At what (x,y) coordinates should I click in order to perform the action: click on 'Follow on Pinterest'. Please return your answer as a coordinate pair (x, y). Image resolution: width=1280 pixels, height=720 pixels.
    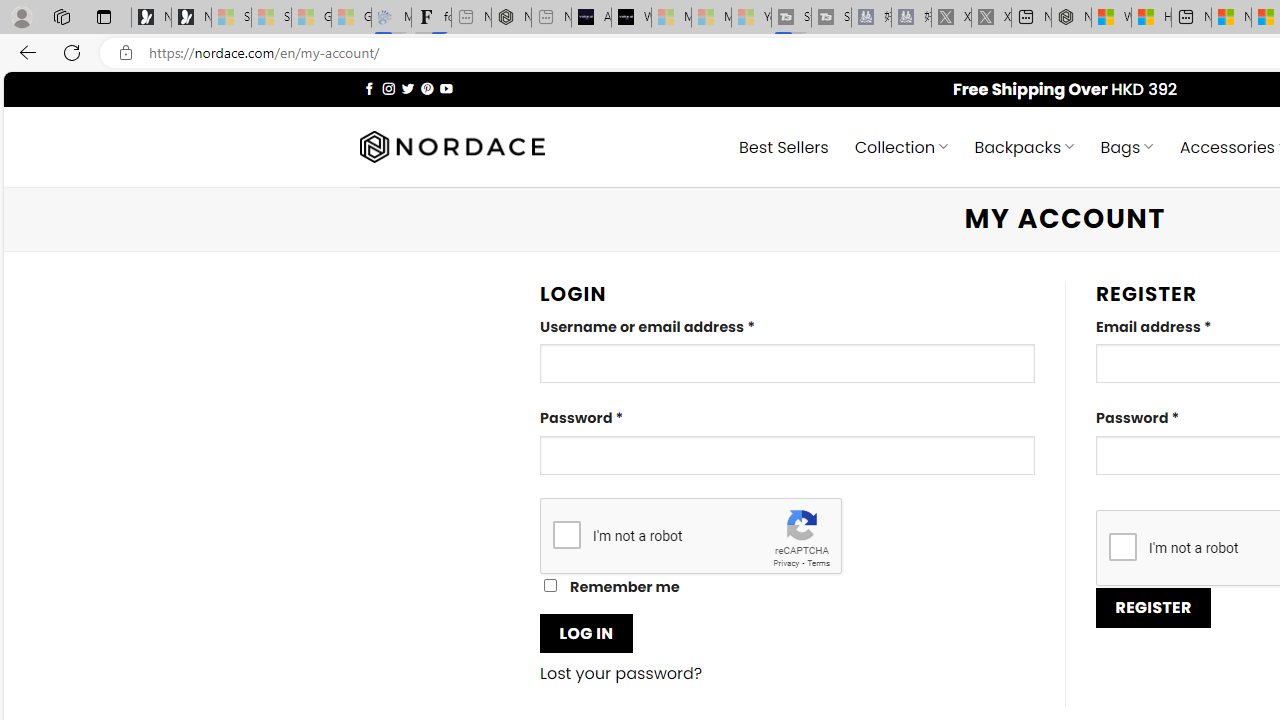
    Looking at the image, I should click on (426, 87).